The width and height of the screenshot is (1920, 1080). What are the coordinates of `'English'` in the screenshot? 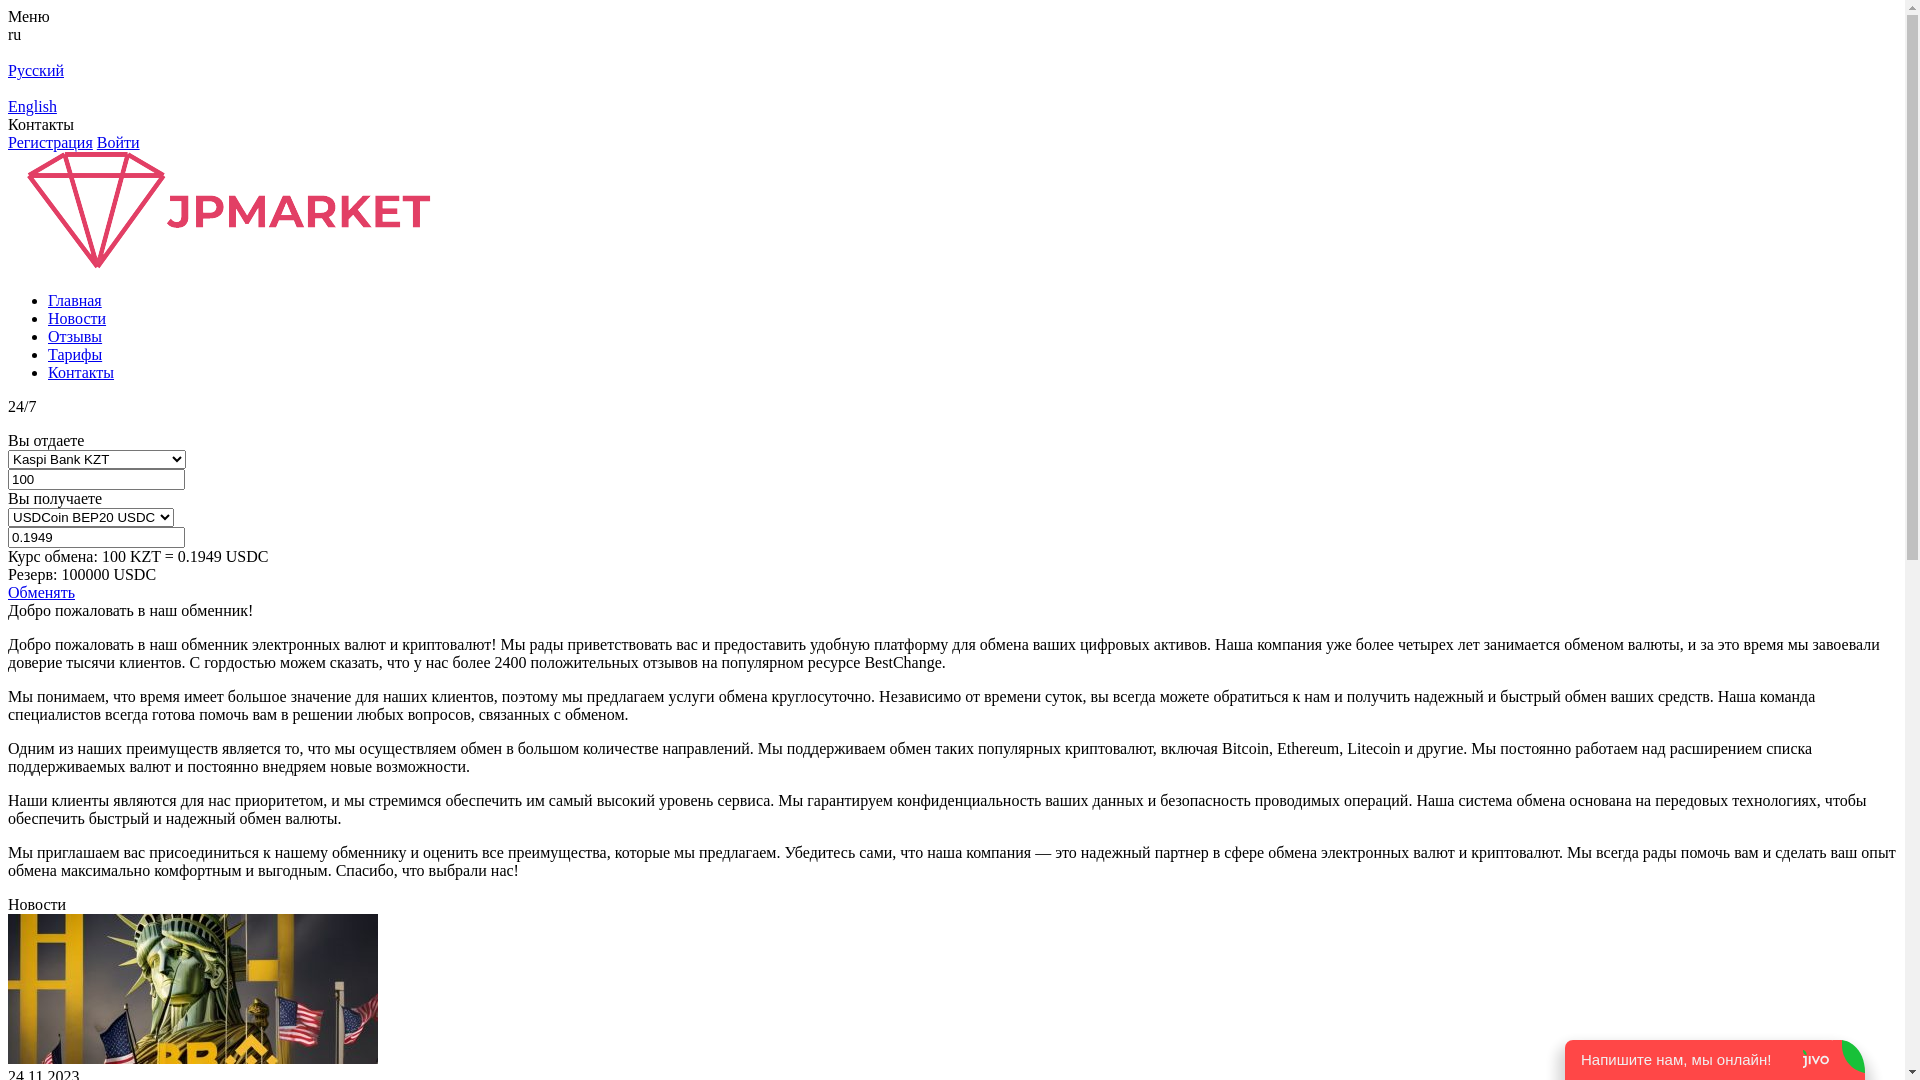 It's located at (8, 106).